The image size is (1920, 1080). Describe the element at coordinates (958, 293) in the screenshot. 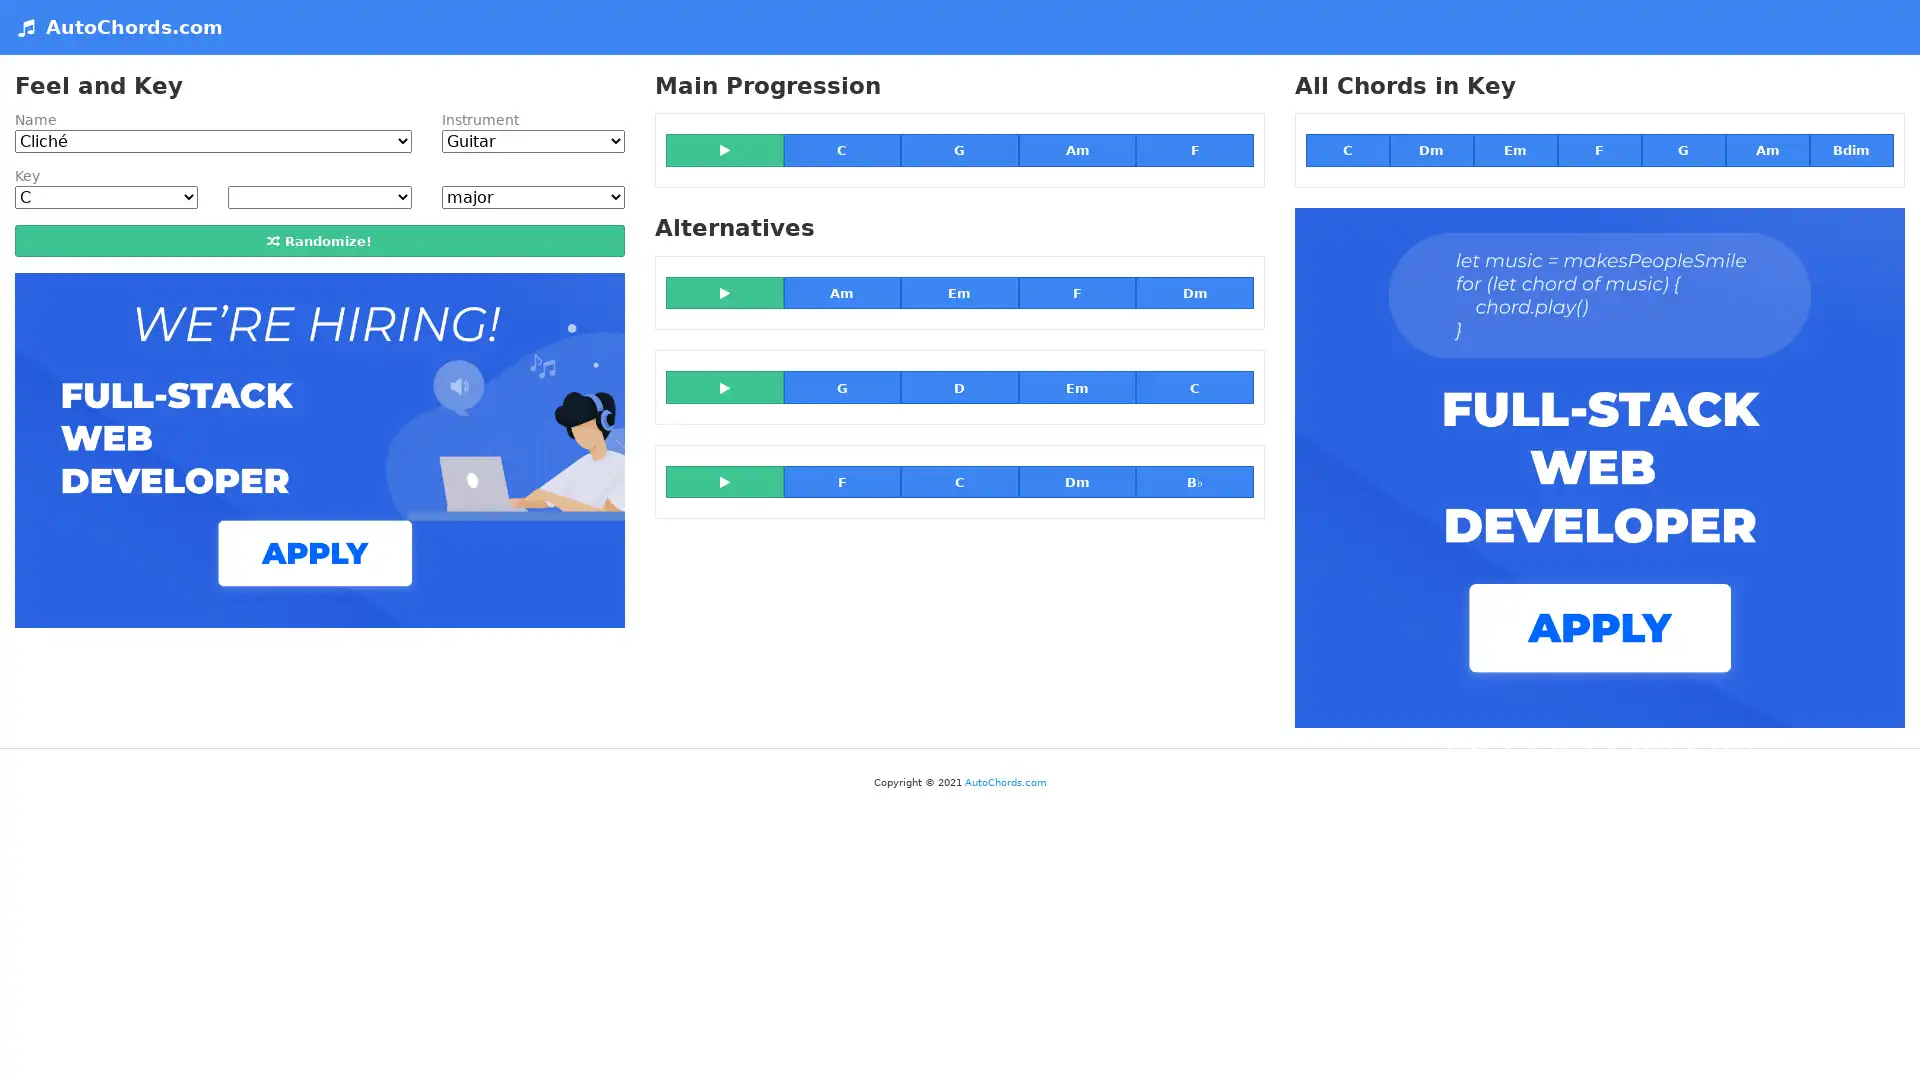

I see `Em` at that location.